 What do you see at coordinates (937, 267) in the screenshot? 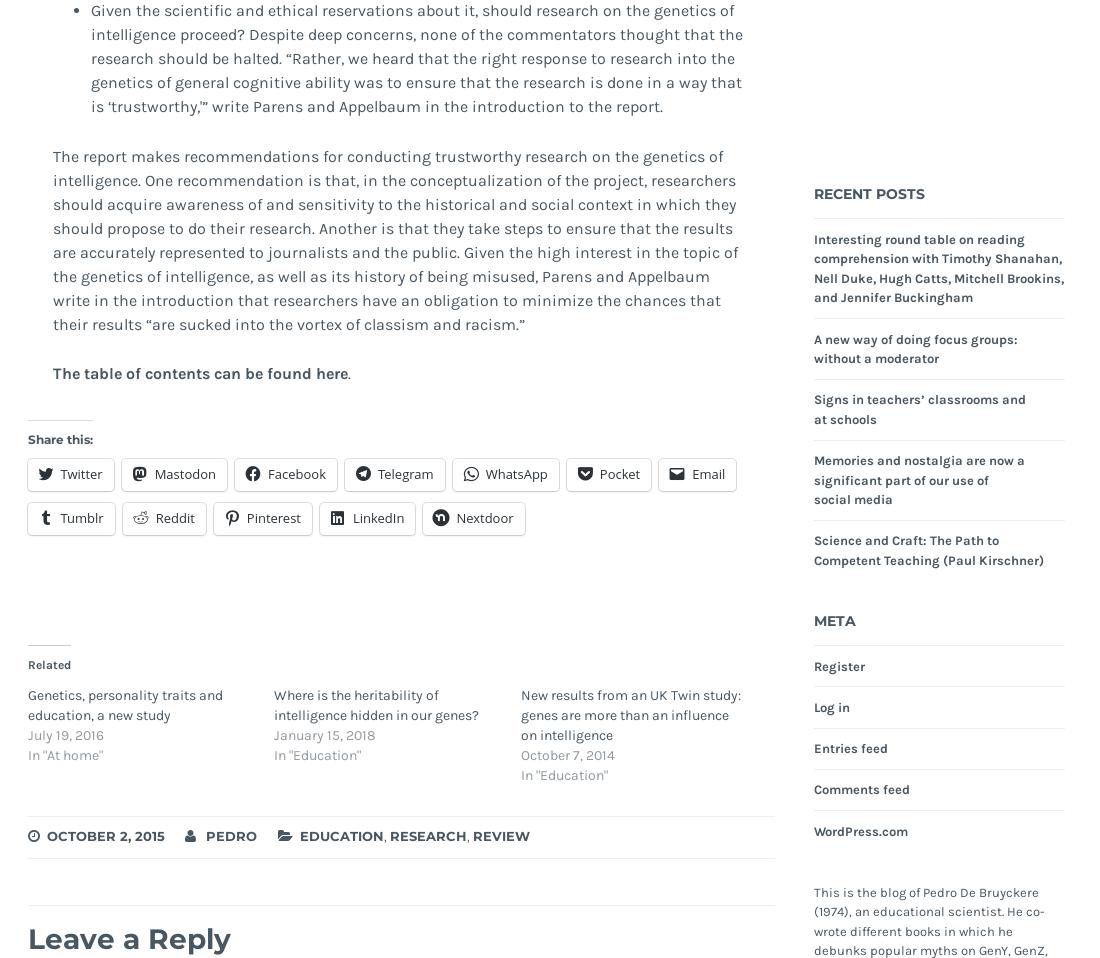
I see `'Interesting round table on reading comprehension with  Timothy Shanahan, Nell Duke, Hugh Catts, Mitchell Brookins, and Jennifer Buckingham'` at bounding box center [937, 267].